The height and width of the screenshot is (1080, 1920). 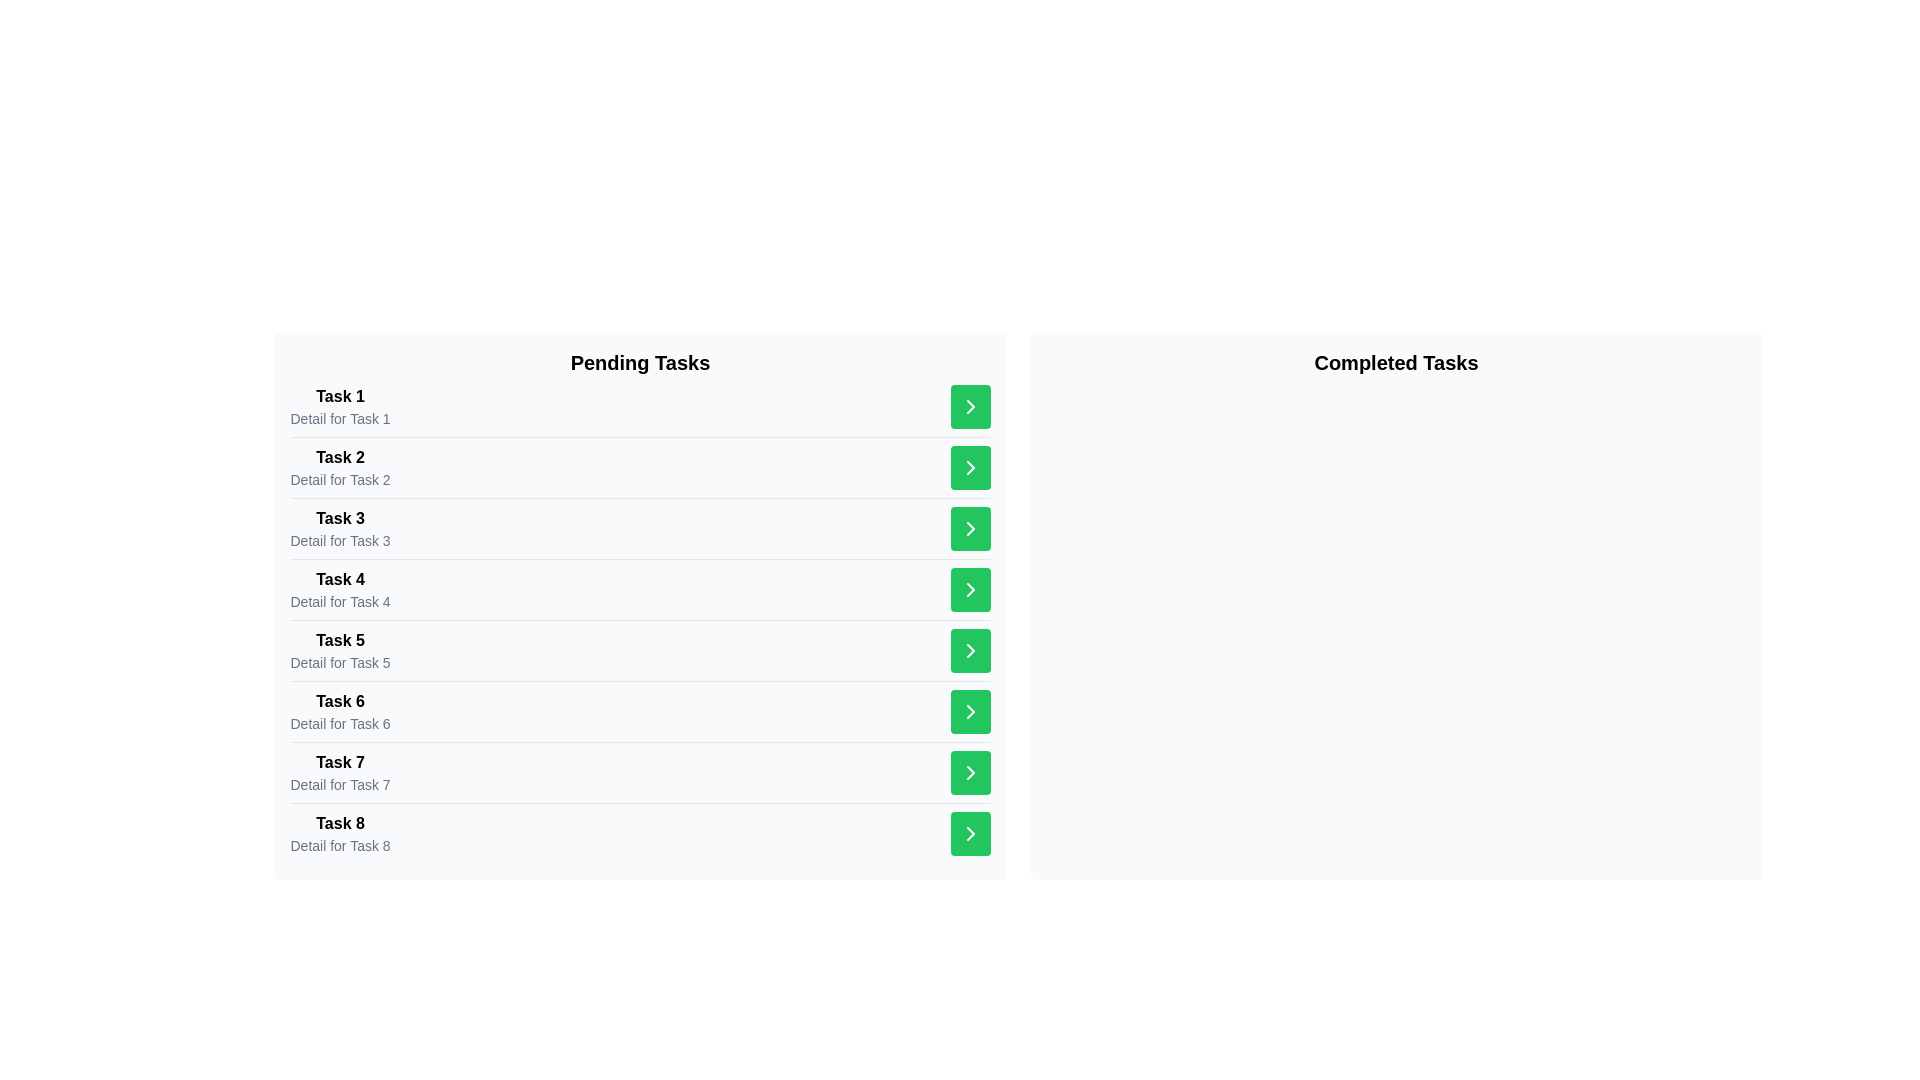 What do you see at coordinates (970, 589) in the screenshot?
I see `the arrow icon located inside the green button of the seventh item in the 'Pending Tasks' list` at bounding box center [970, 589].